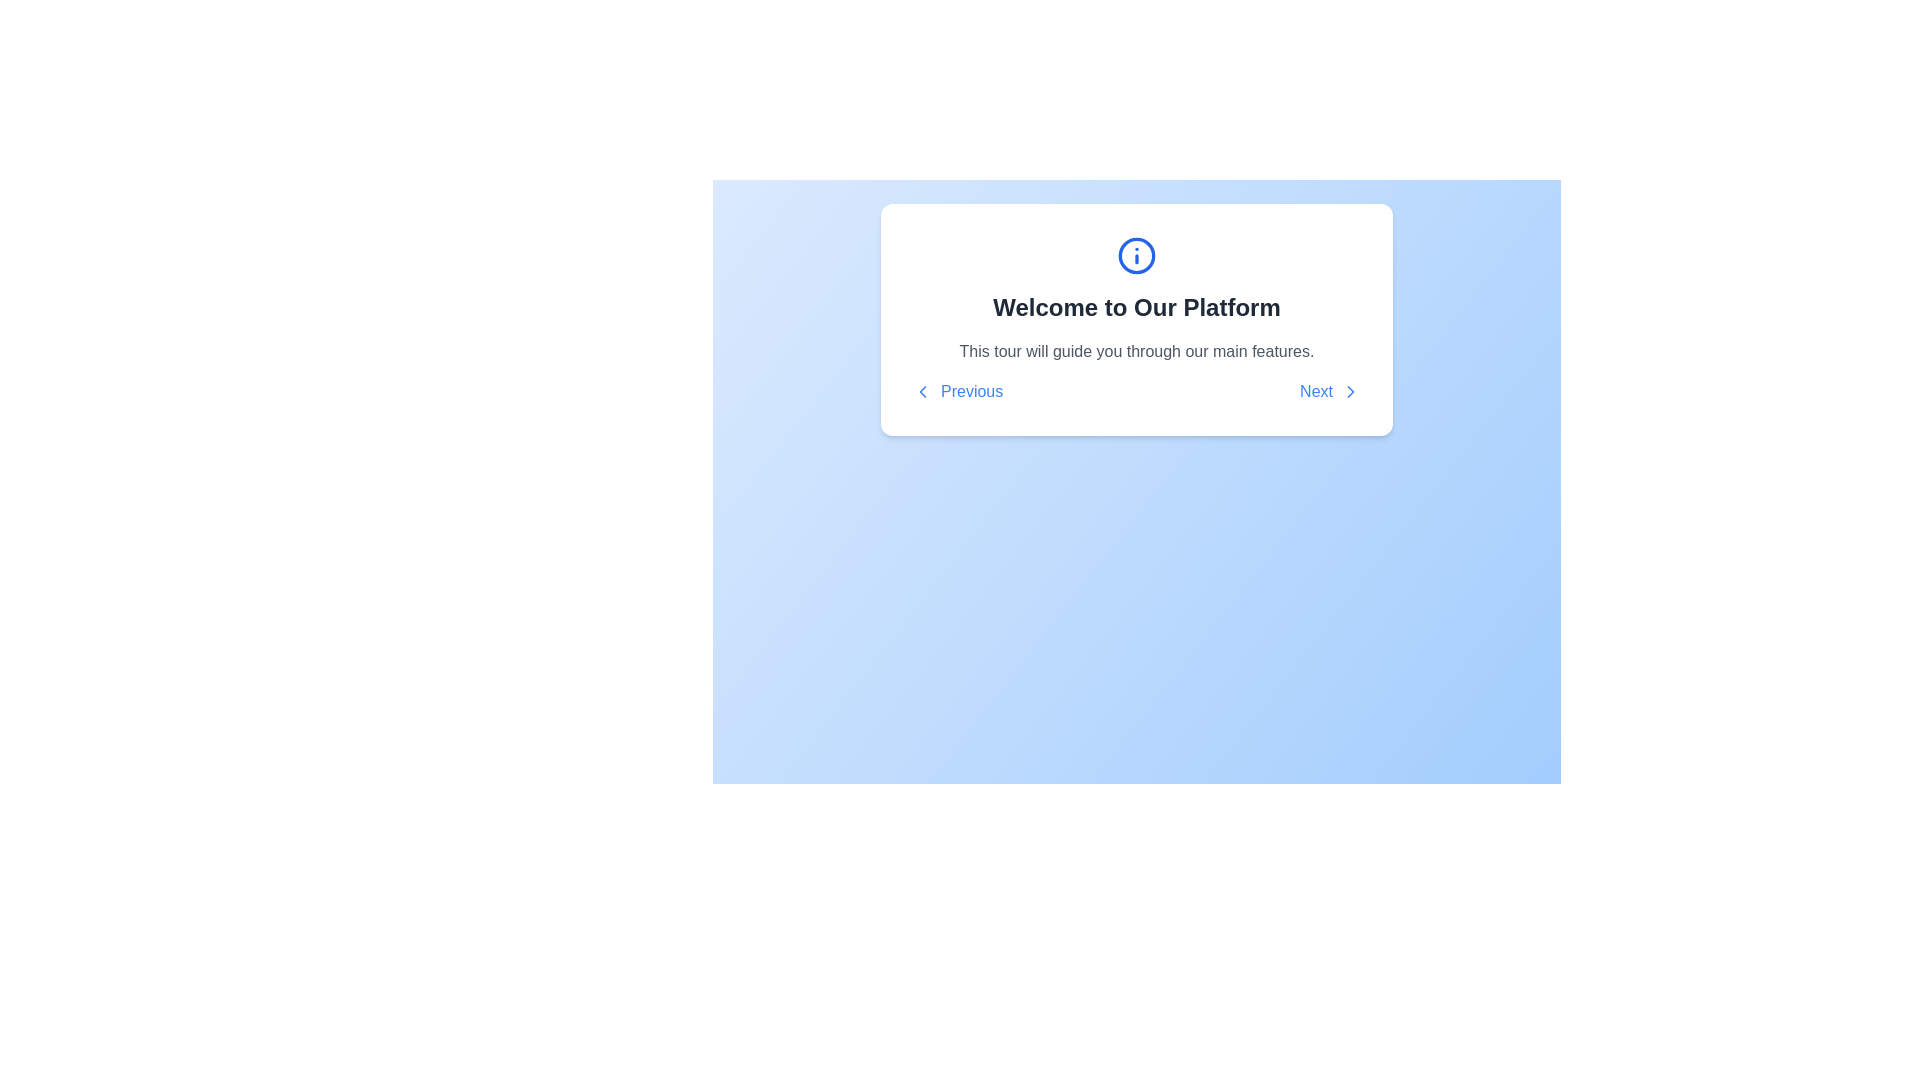 Image resolution: width=1920 pixels, height=1080 pixels. Describe the element at coordinates (1316, 392) in the screenshot. I see `the 'Next' text label located at the bottom-right corner of the prompt area` at that location.